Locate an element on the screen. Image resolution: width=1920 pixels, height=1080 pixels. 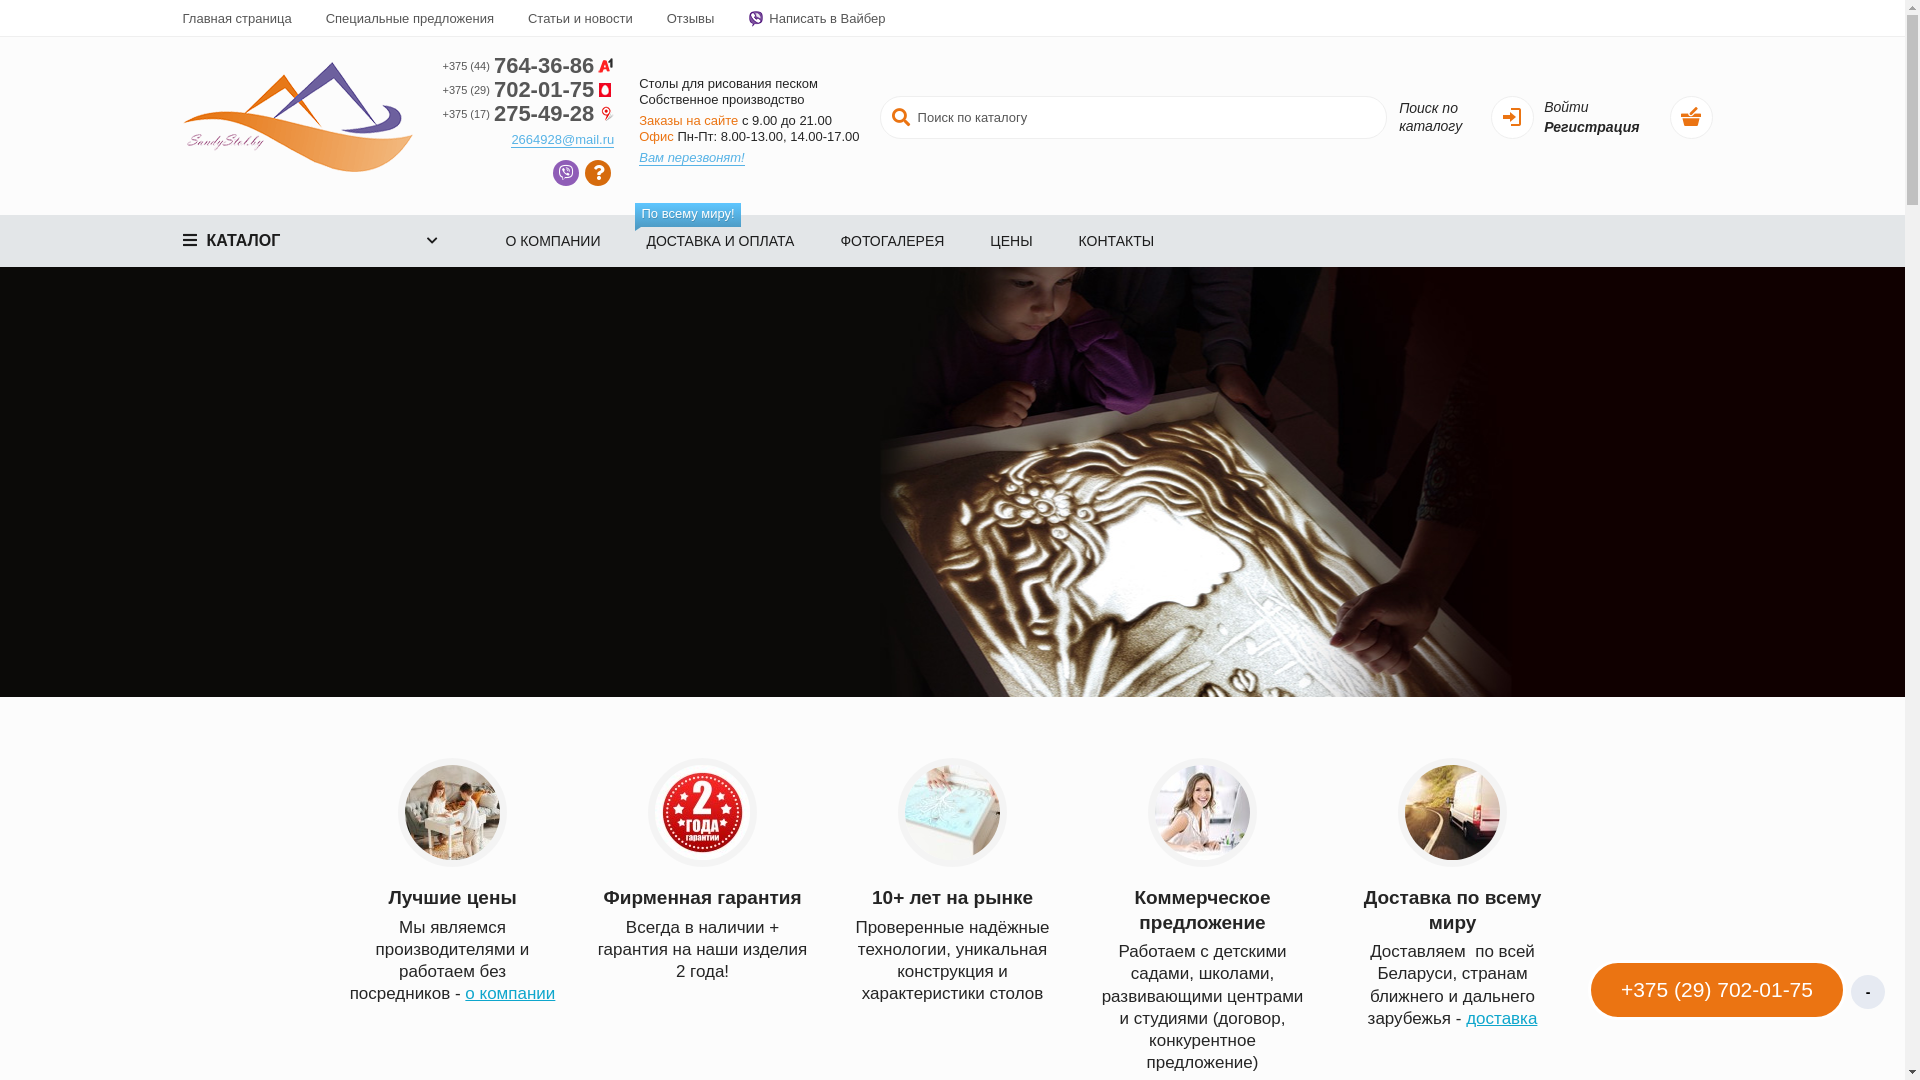
'+375 (29) is located at coordinates (528, 88).